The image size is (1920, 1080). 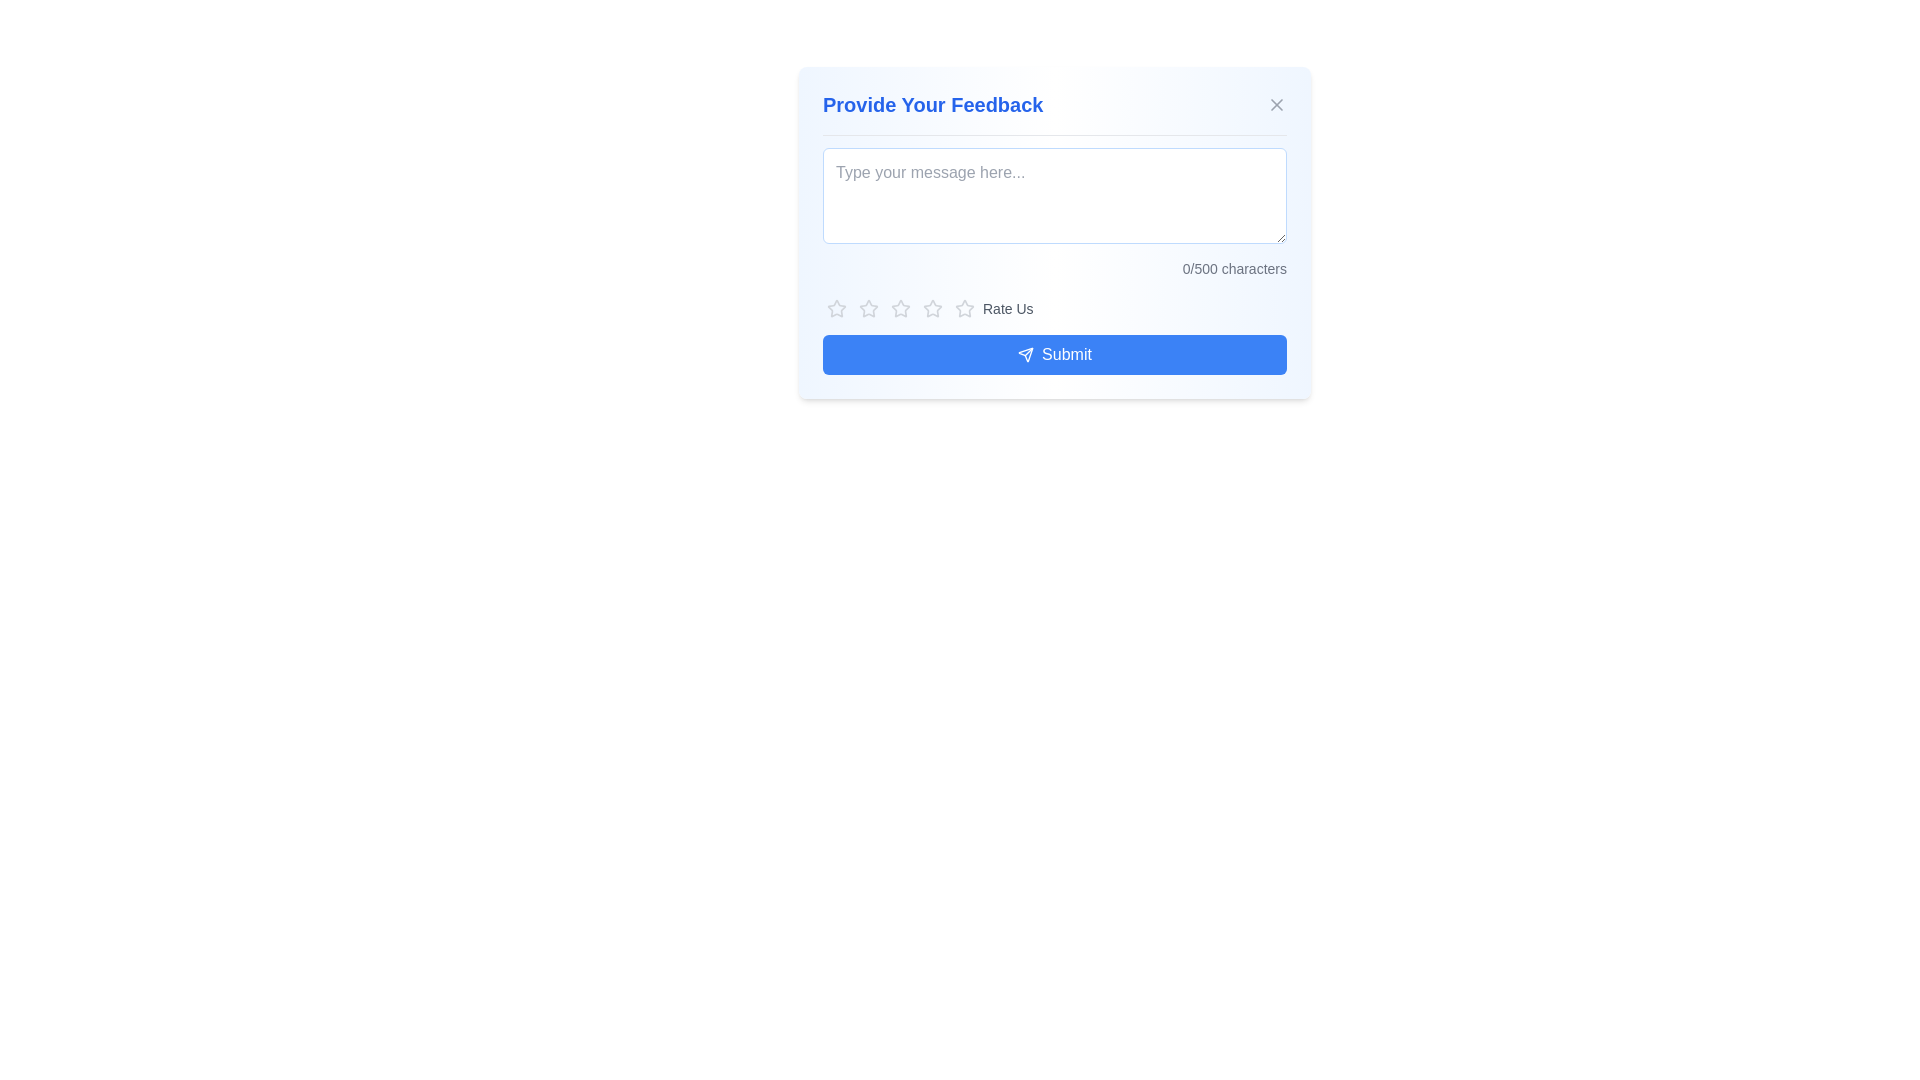 What do you see at coordinates (931, 308) in the screenshot?
I see `the fourth star in the five-star rating system located beneath the 'Rate Us' feedback input box to register a rating` at bounding box center [931, 308].